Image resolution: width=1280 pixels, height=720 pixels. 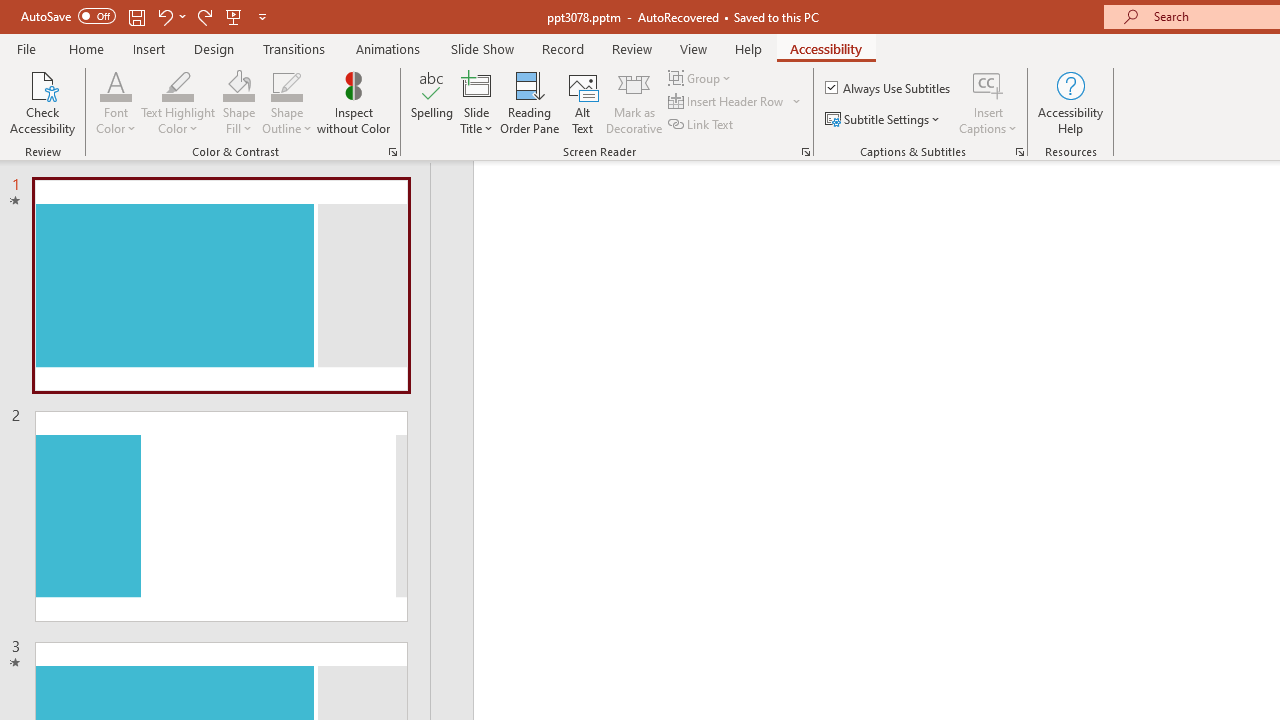 What do you see at coordinates (1069, 103) in the screenshot?
I see `'Accessibility Help'` at bounding box center [1069, 103].